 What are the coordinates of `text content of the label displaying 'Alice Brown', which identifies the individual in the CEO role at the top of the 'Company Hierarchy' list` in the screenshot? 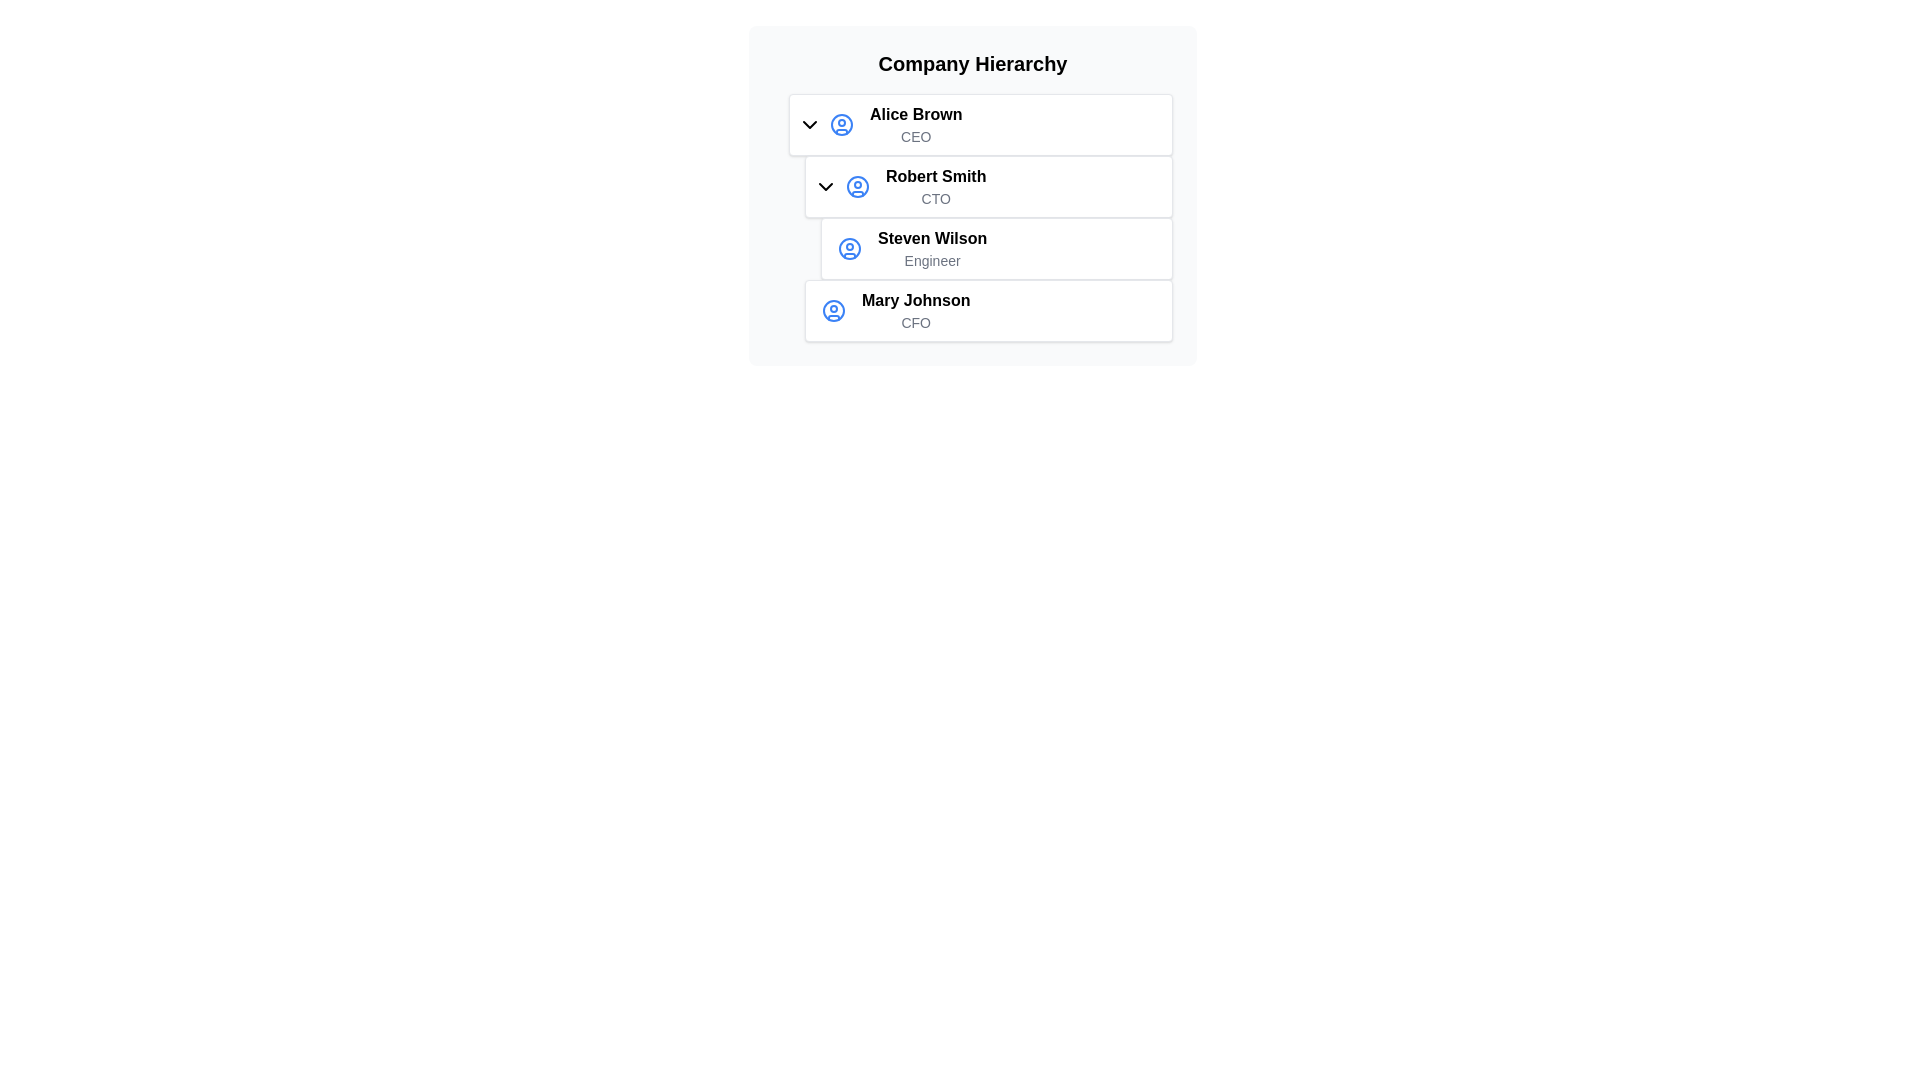 It's located at (915, 115).